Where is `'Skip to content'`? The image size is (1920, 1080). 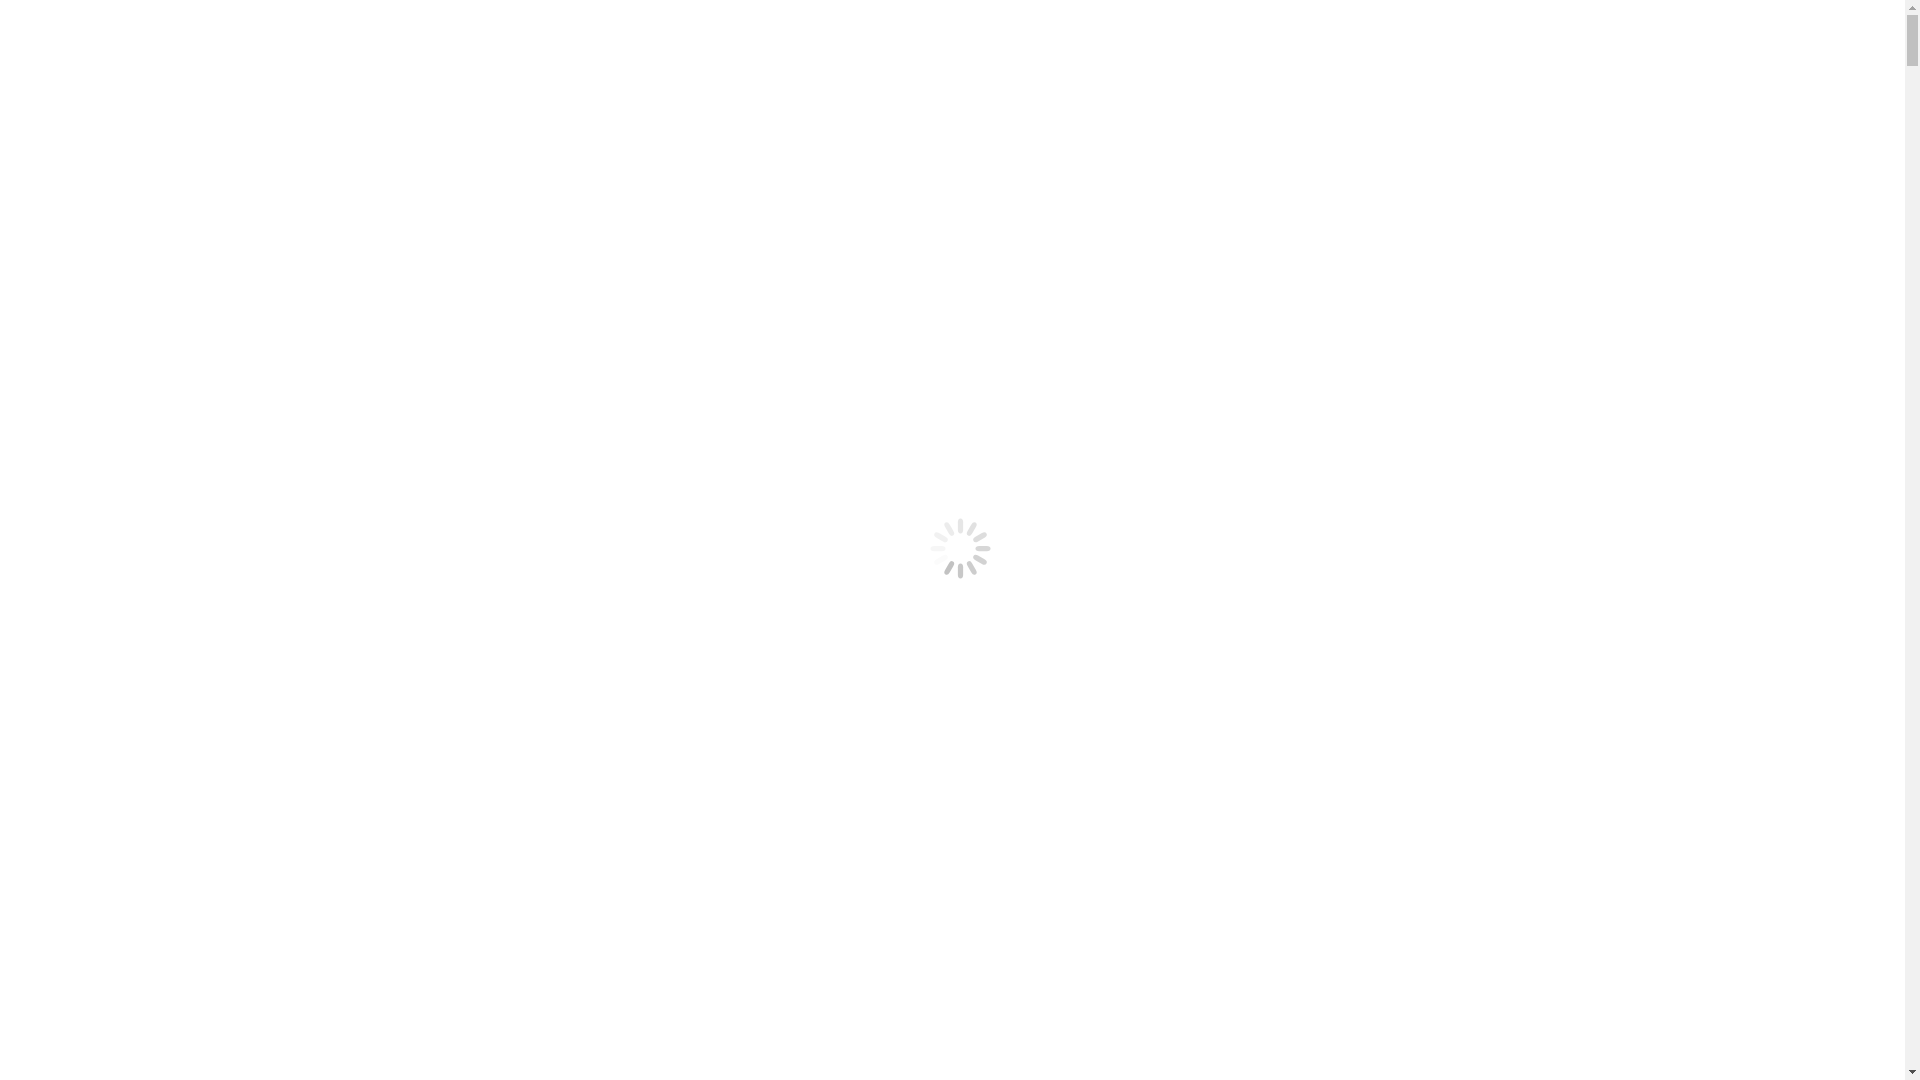
'Skip to content' is located at coordinates (56, 16).